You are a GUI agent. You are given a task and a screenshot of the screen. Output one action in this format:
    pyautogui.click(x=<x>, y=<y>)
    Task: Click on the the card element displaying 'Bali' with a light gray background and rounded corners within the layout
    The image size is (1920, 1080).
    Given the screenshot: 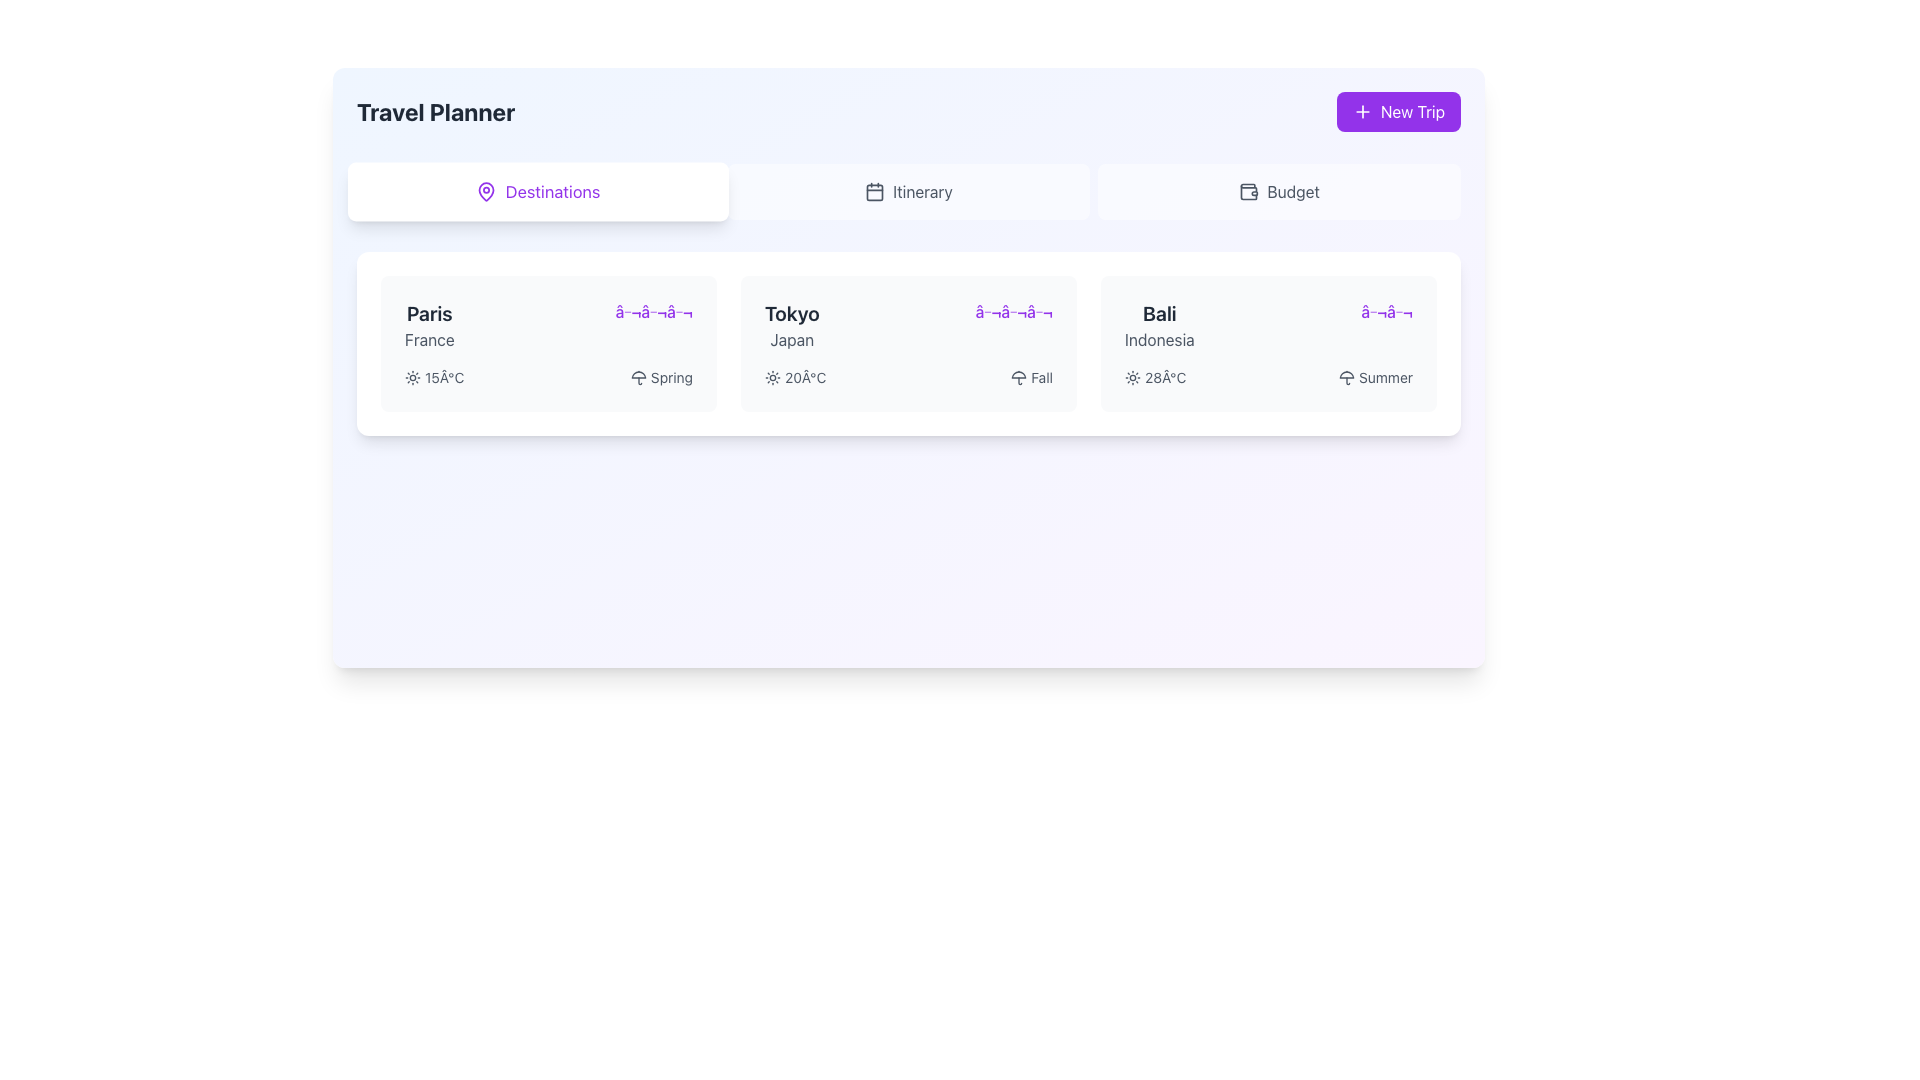 What is the action you would take?
    pyautogui.click(x=1267, y=342)
    